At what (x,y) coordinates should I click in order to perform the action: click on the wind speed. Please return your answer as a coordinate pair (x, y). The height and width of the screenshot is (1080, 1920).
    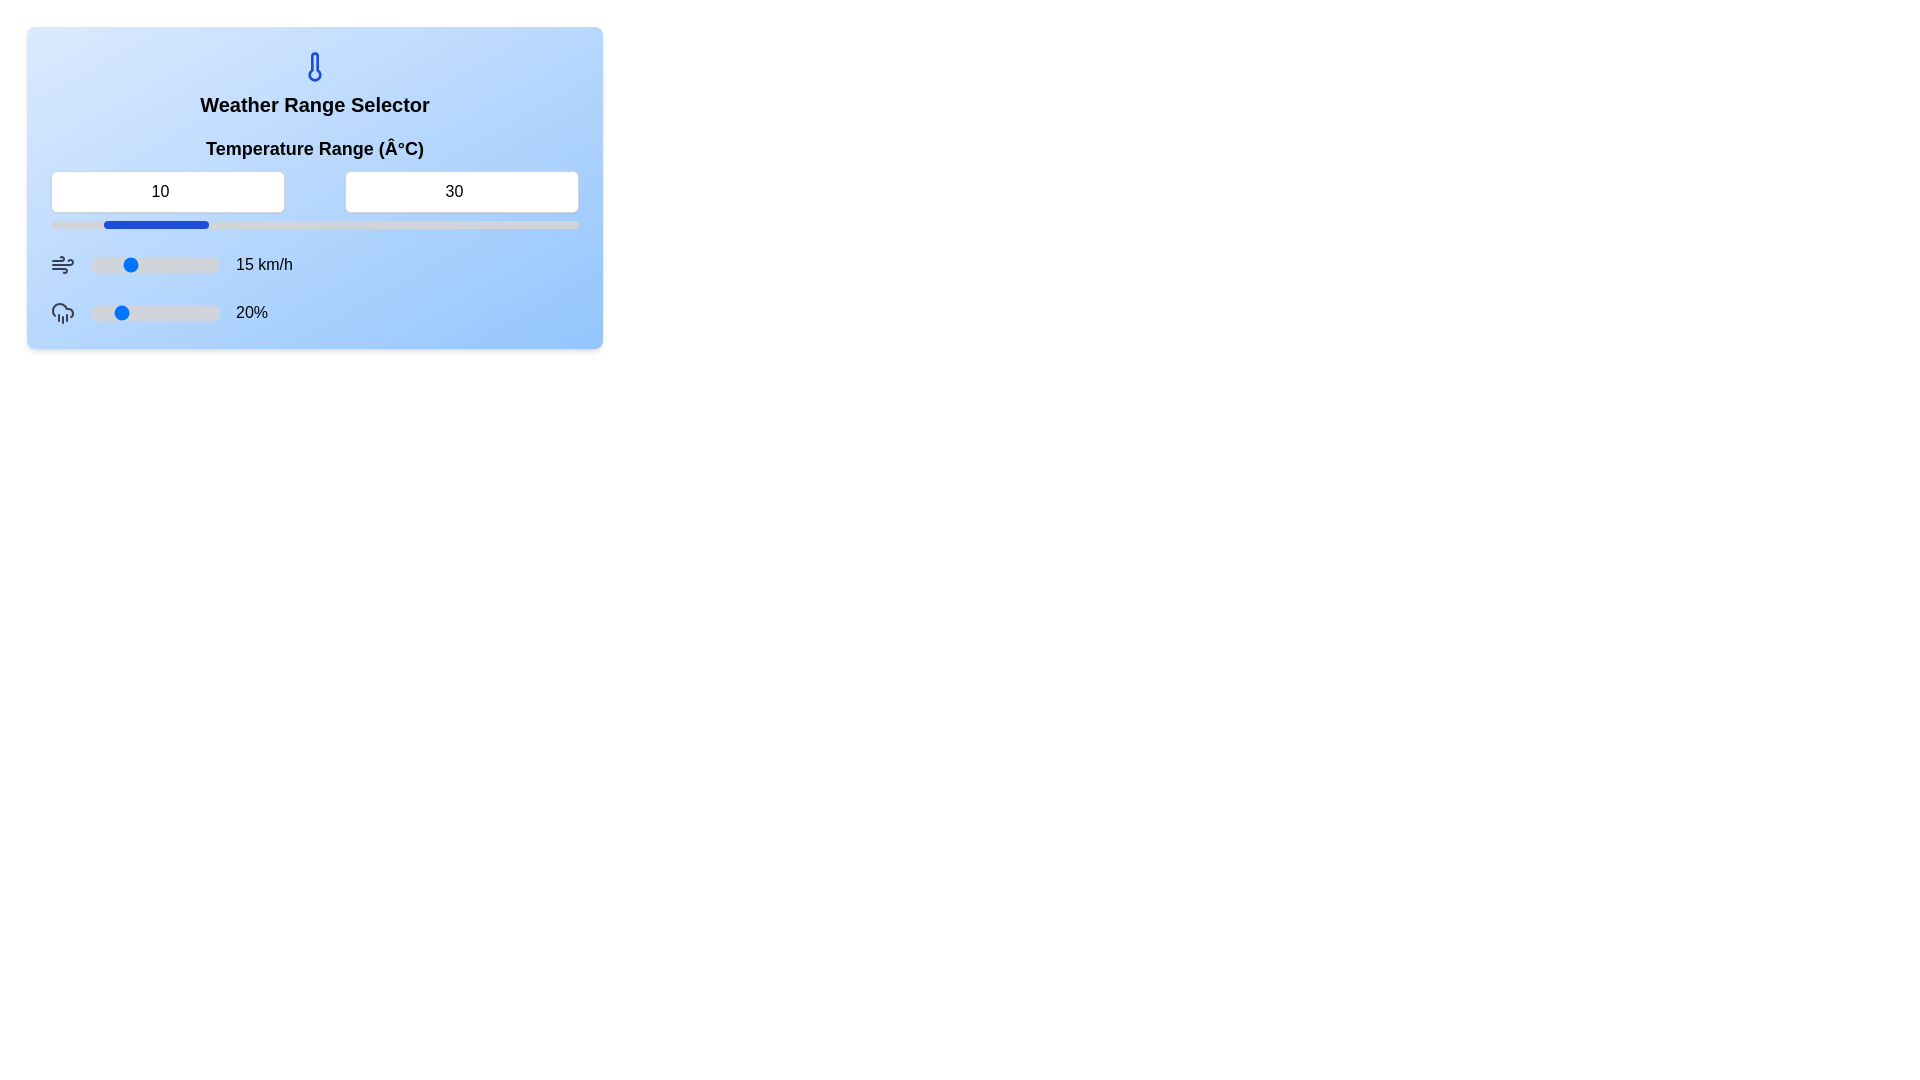
    Looking at the image, I should click on (95, 264).